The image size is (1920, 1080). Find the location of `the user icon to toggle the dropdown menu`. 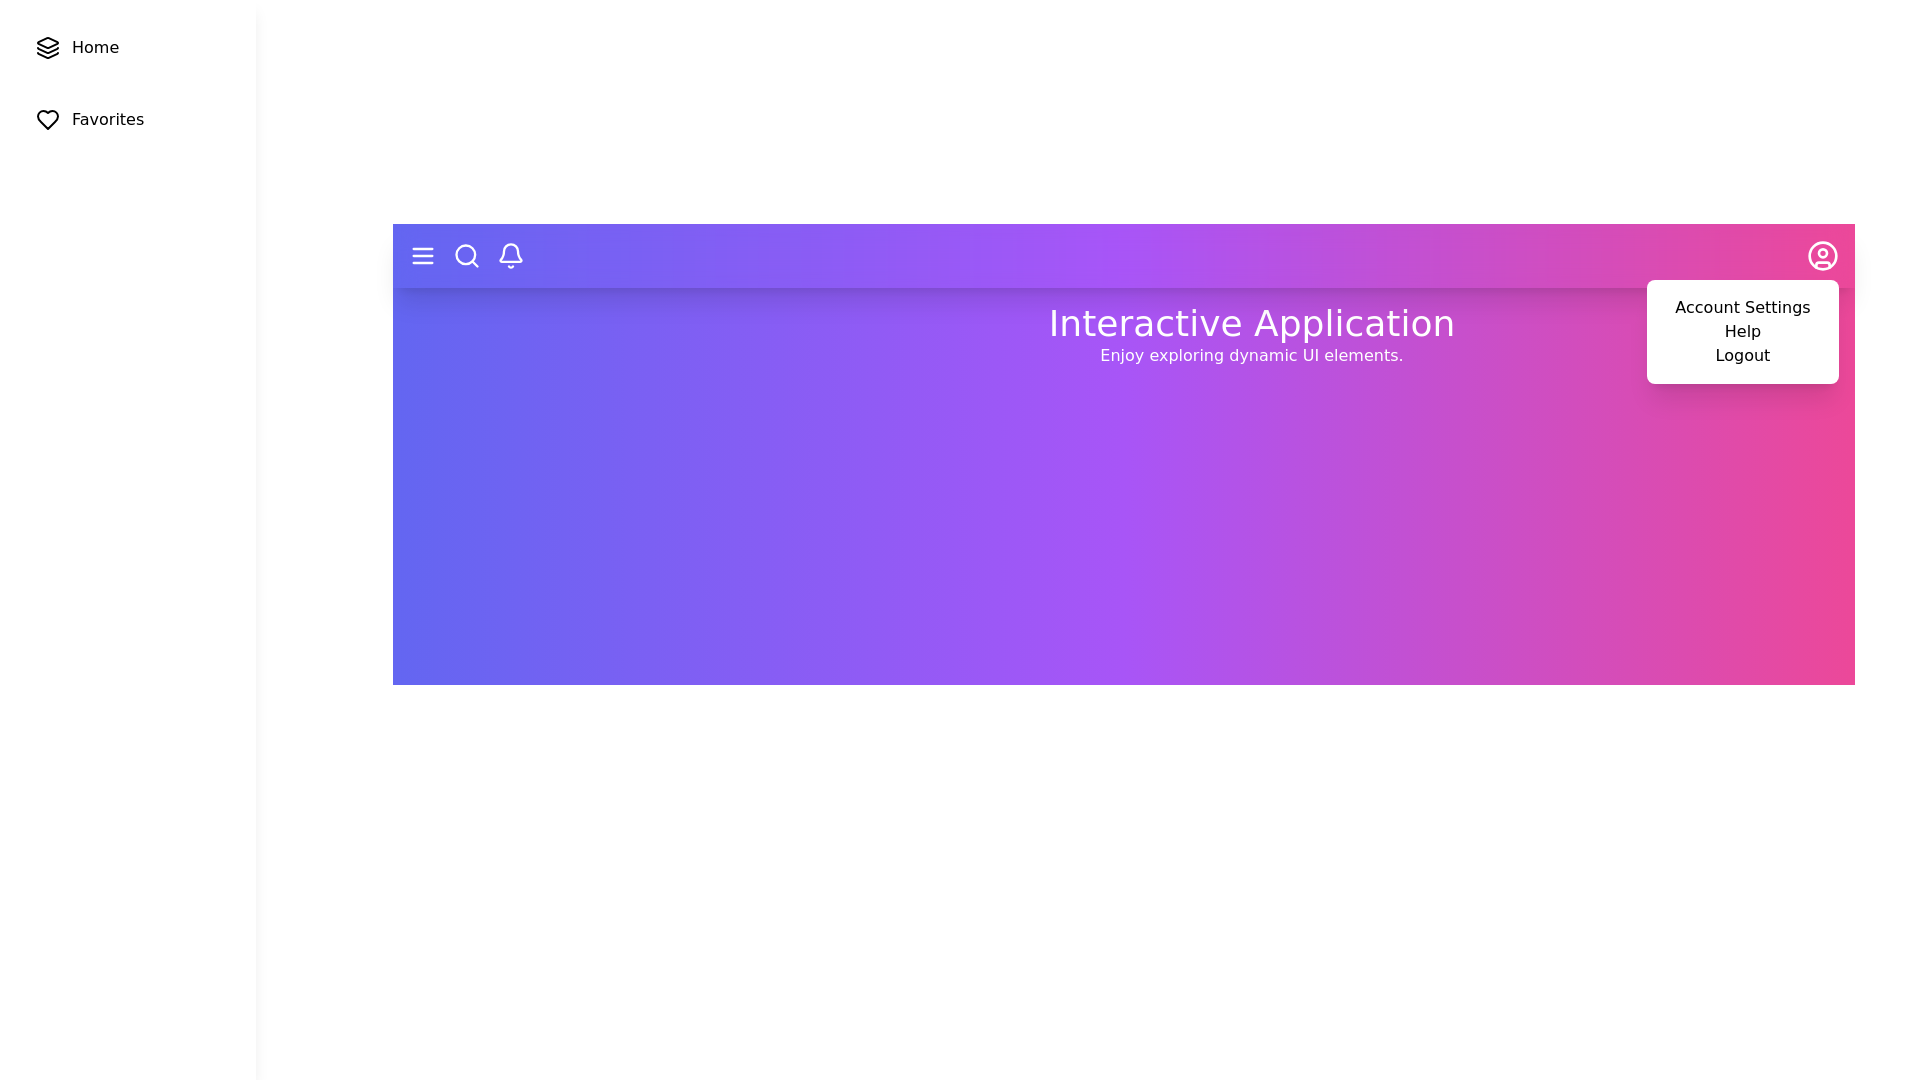

the user icon to toggle the dropdown menu is located at coordinates (1823, 254).